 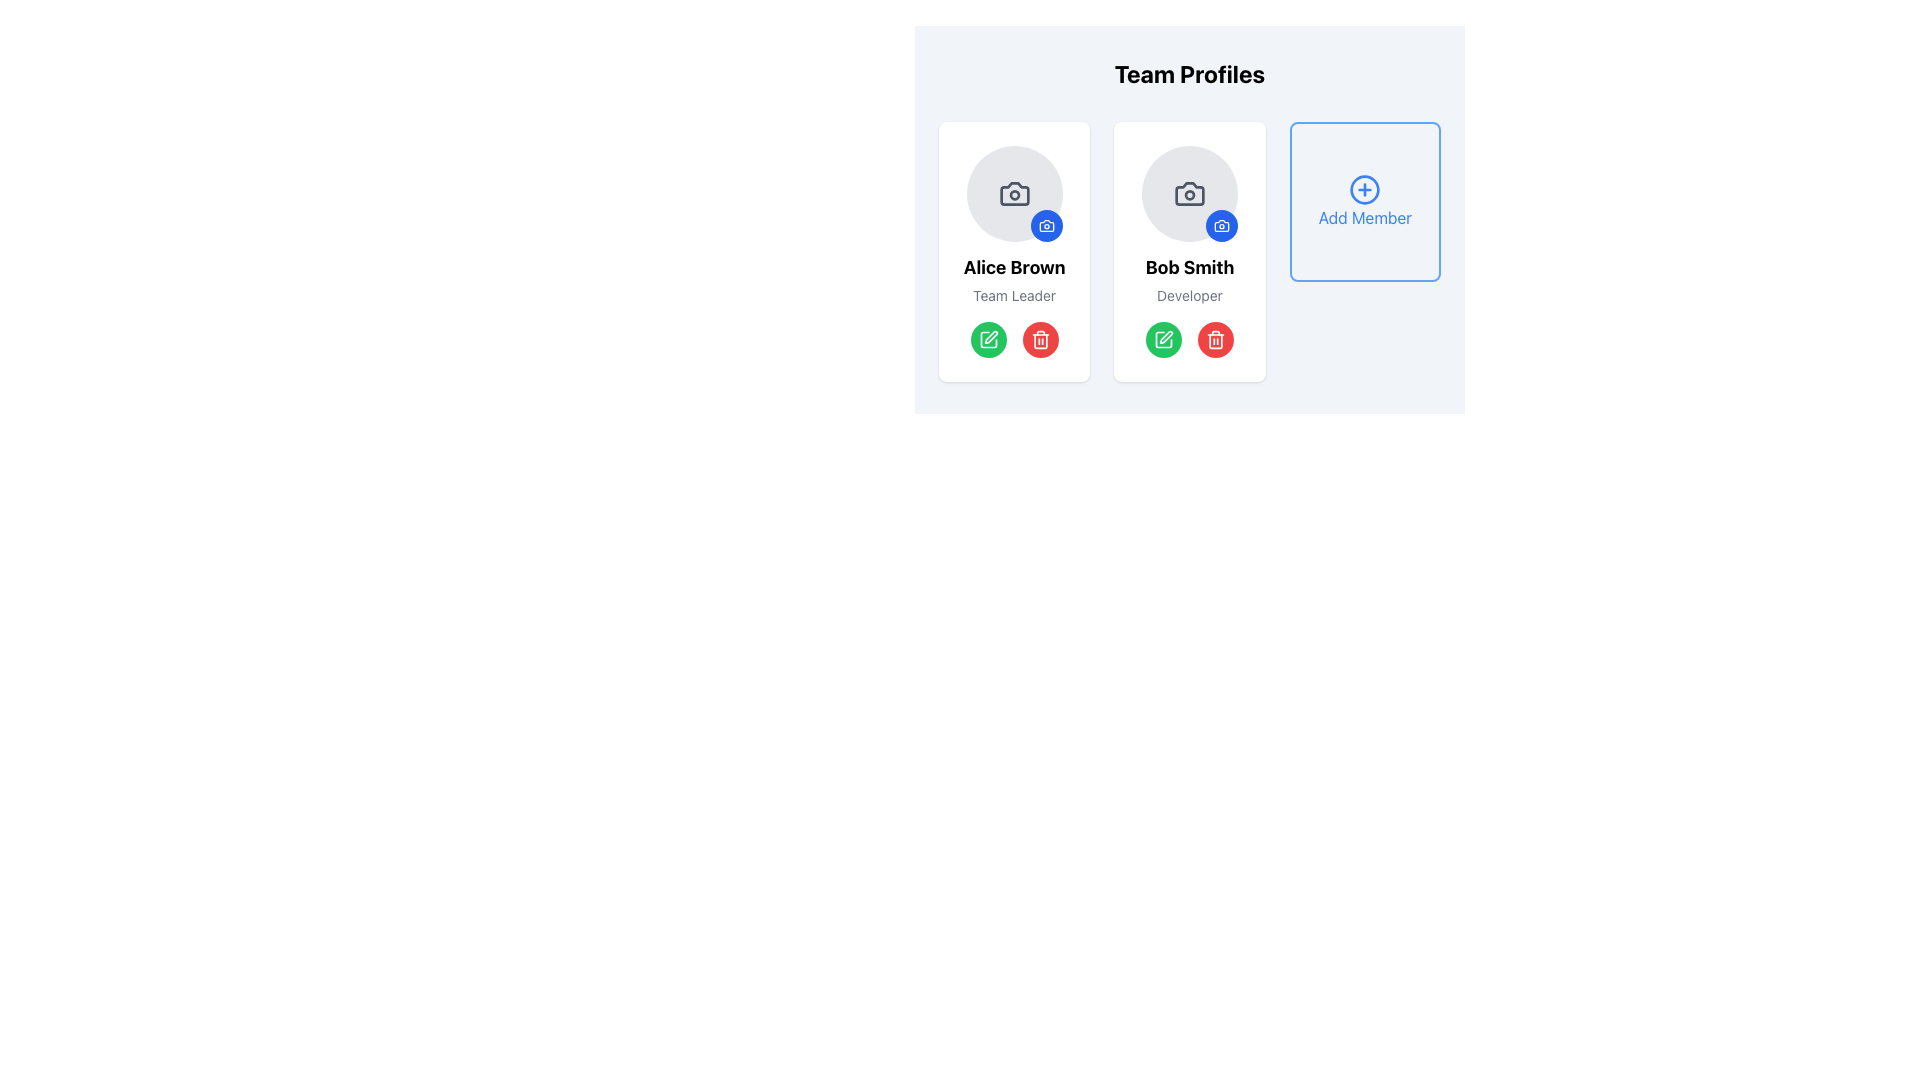 What do you see at coordinates (1014, 250) in the screenshot?
I see `the green button with a pen icon located at the bottom left of the card component displaying 'Alice Brown' and 'Team Leader'` at bounding box center [1014, 250].